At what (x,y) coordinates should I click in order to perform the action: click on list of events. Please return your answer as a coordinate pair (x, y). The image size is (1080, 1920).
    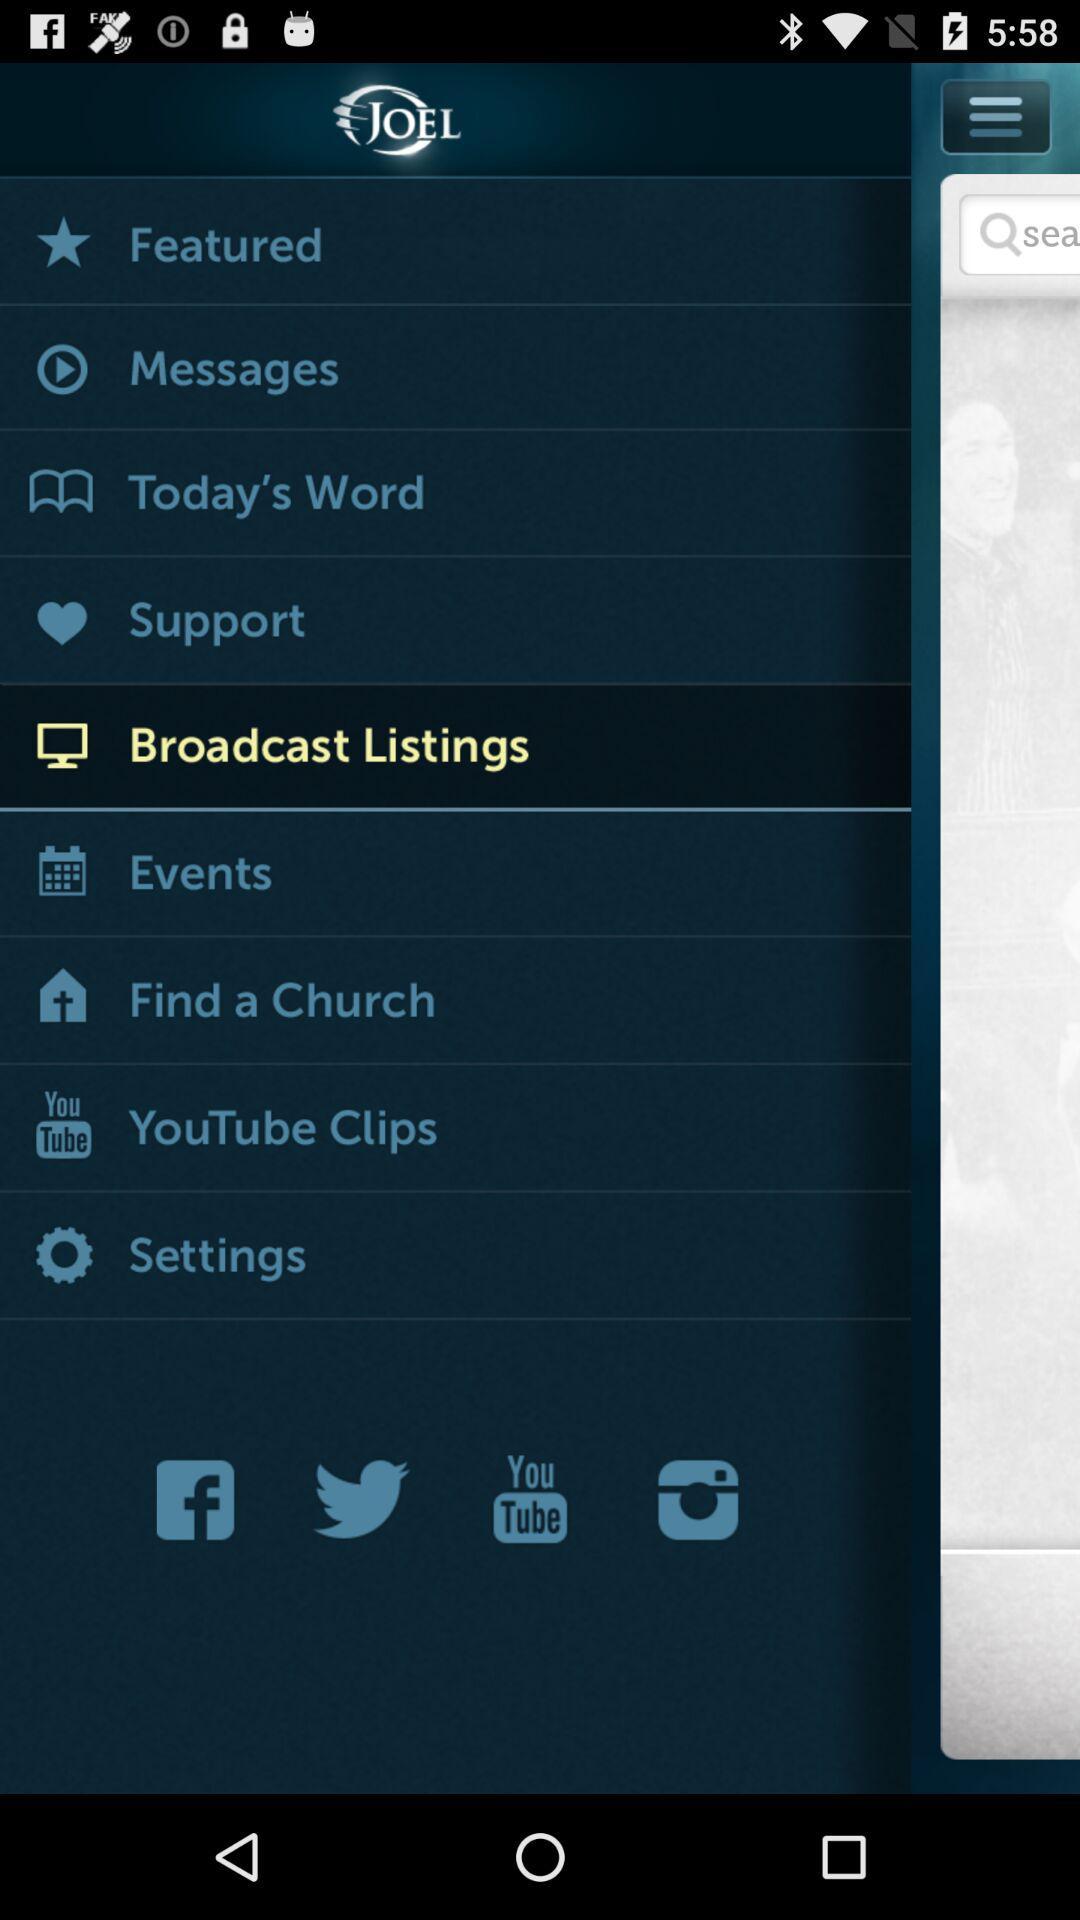
    Looking at the image, I should click on (455, 875).